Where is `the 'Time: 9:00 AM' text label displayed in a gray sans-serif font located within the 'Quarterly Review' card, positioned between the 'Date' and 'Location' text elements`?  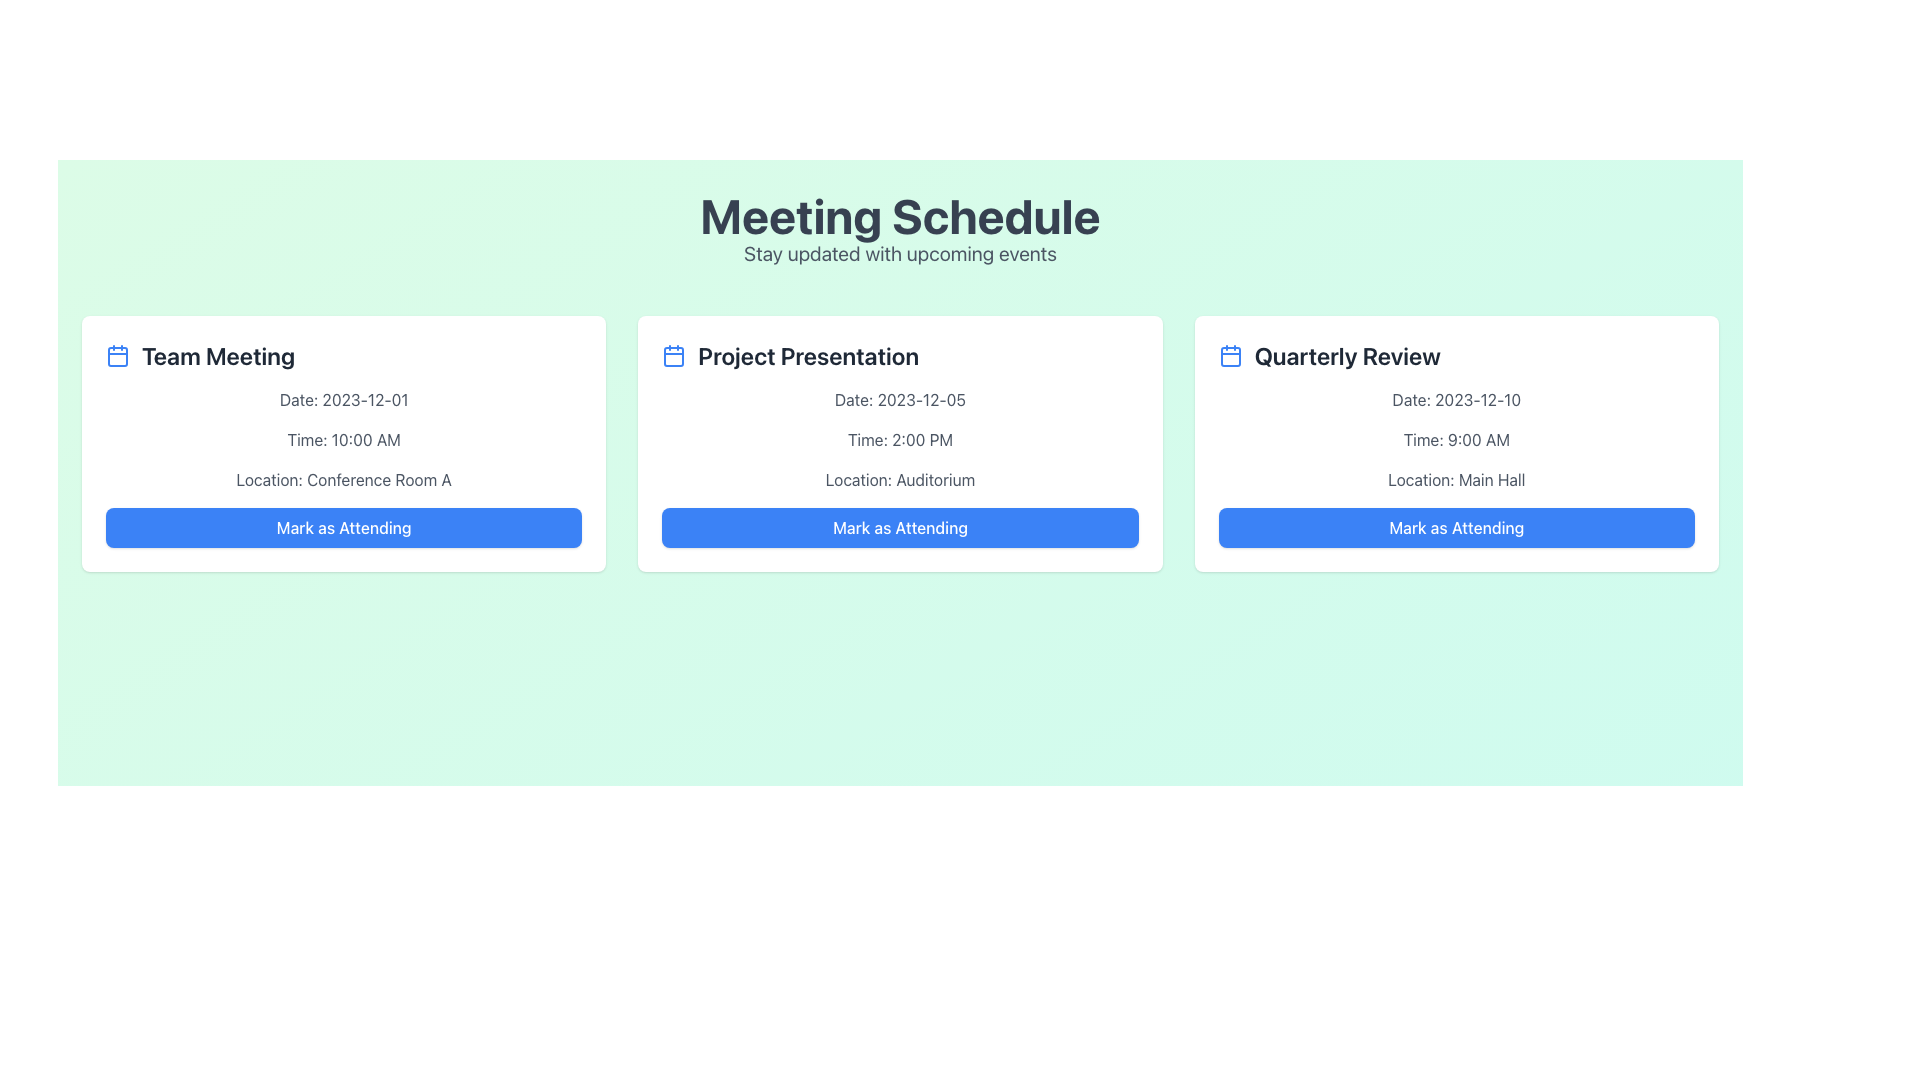
the 'Time: 9:00 AM' text label displayed in a gray sans-serif font located within the 'Quarterly Review' card, positioned between the 'Date' and 'Location' text elements is located at coordinates (1456, 438).